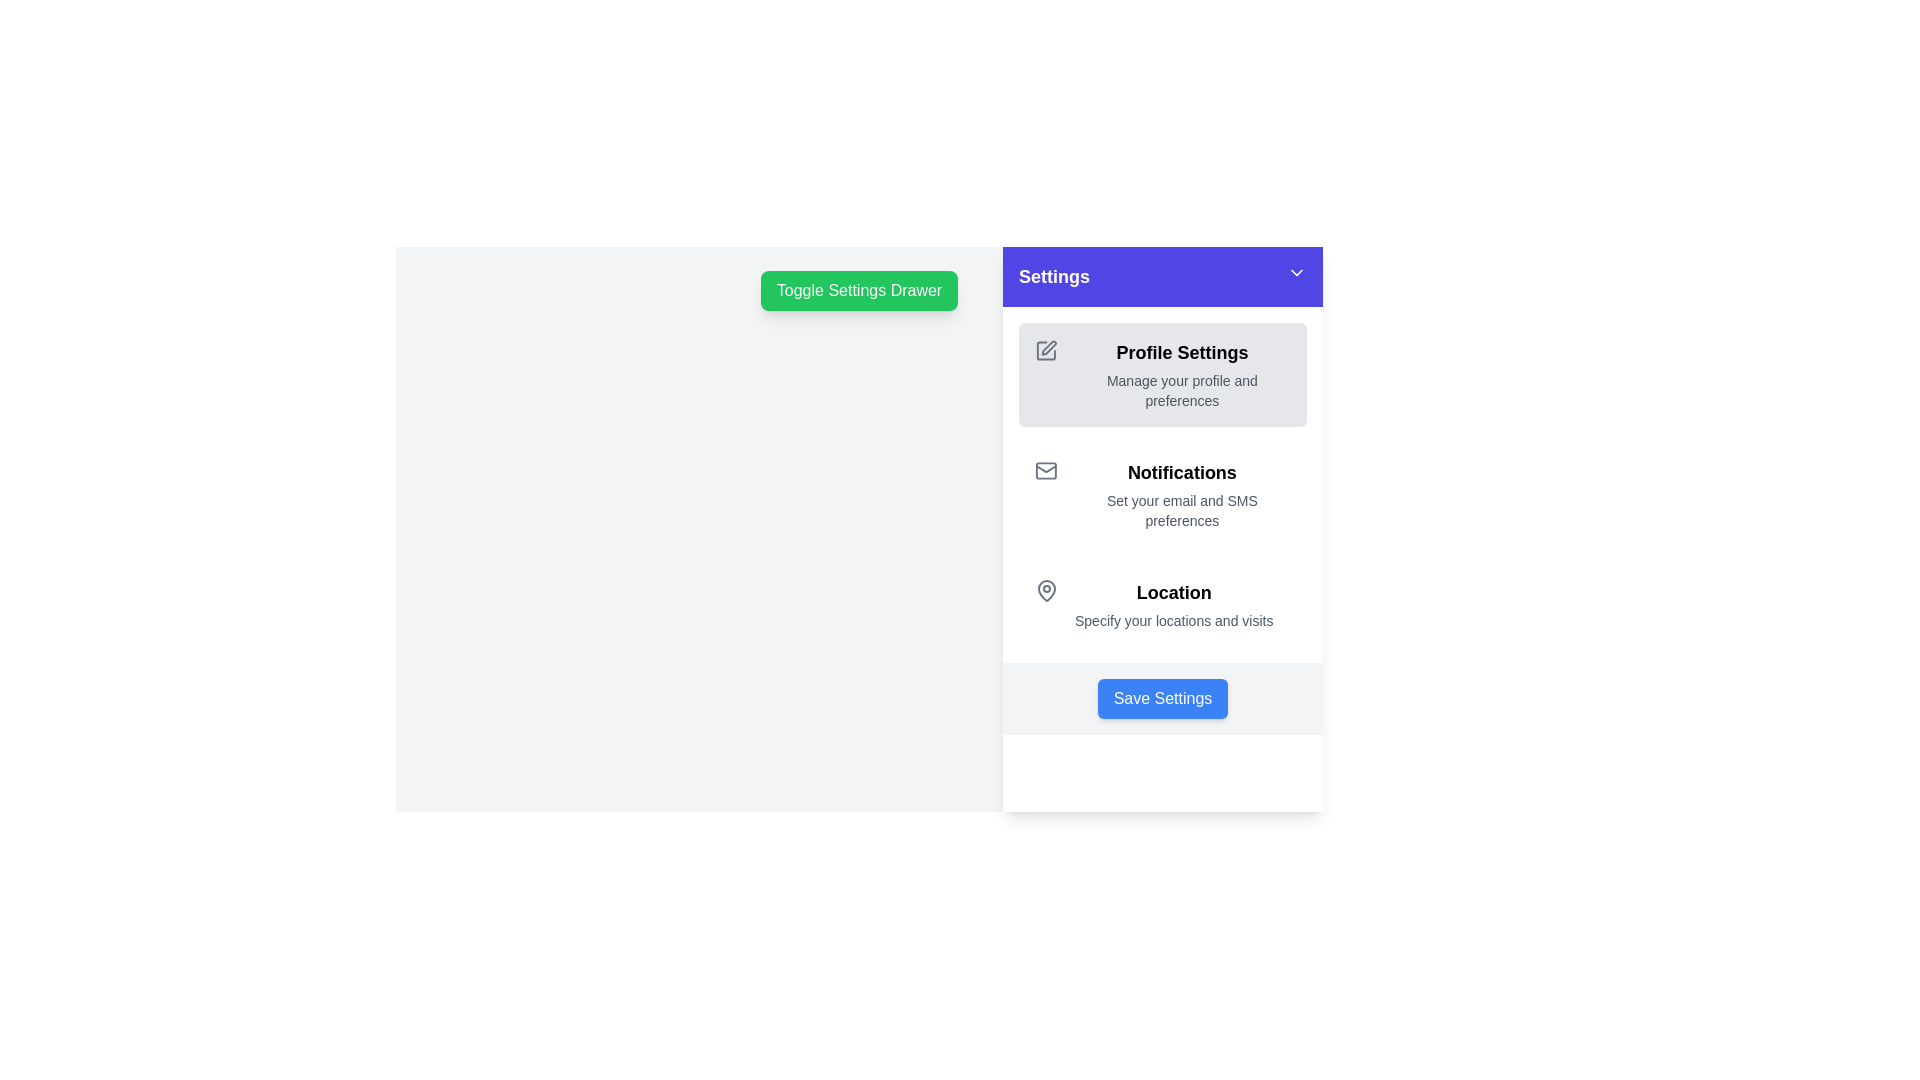  What do you see at coordinates (1174, 592) in the screenshot?
I see `the header label for the location settings section, which is positioned above the text 'Specify your locations and visits' in the settings panel` at bounding box center [1174, 592].